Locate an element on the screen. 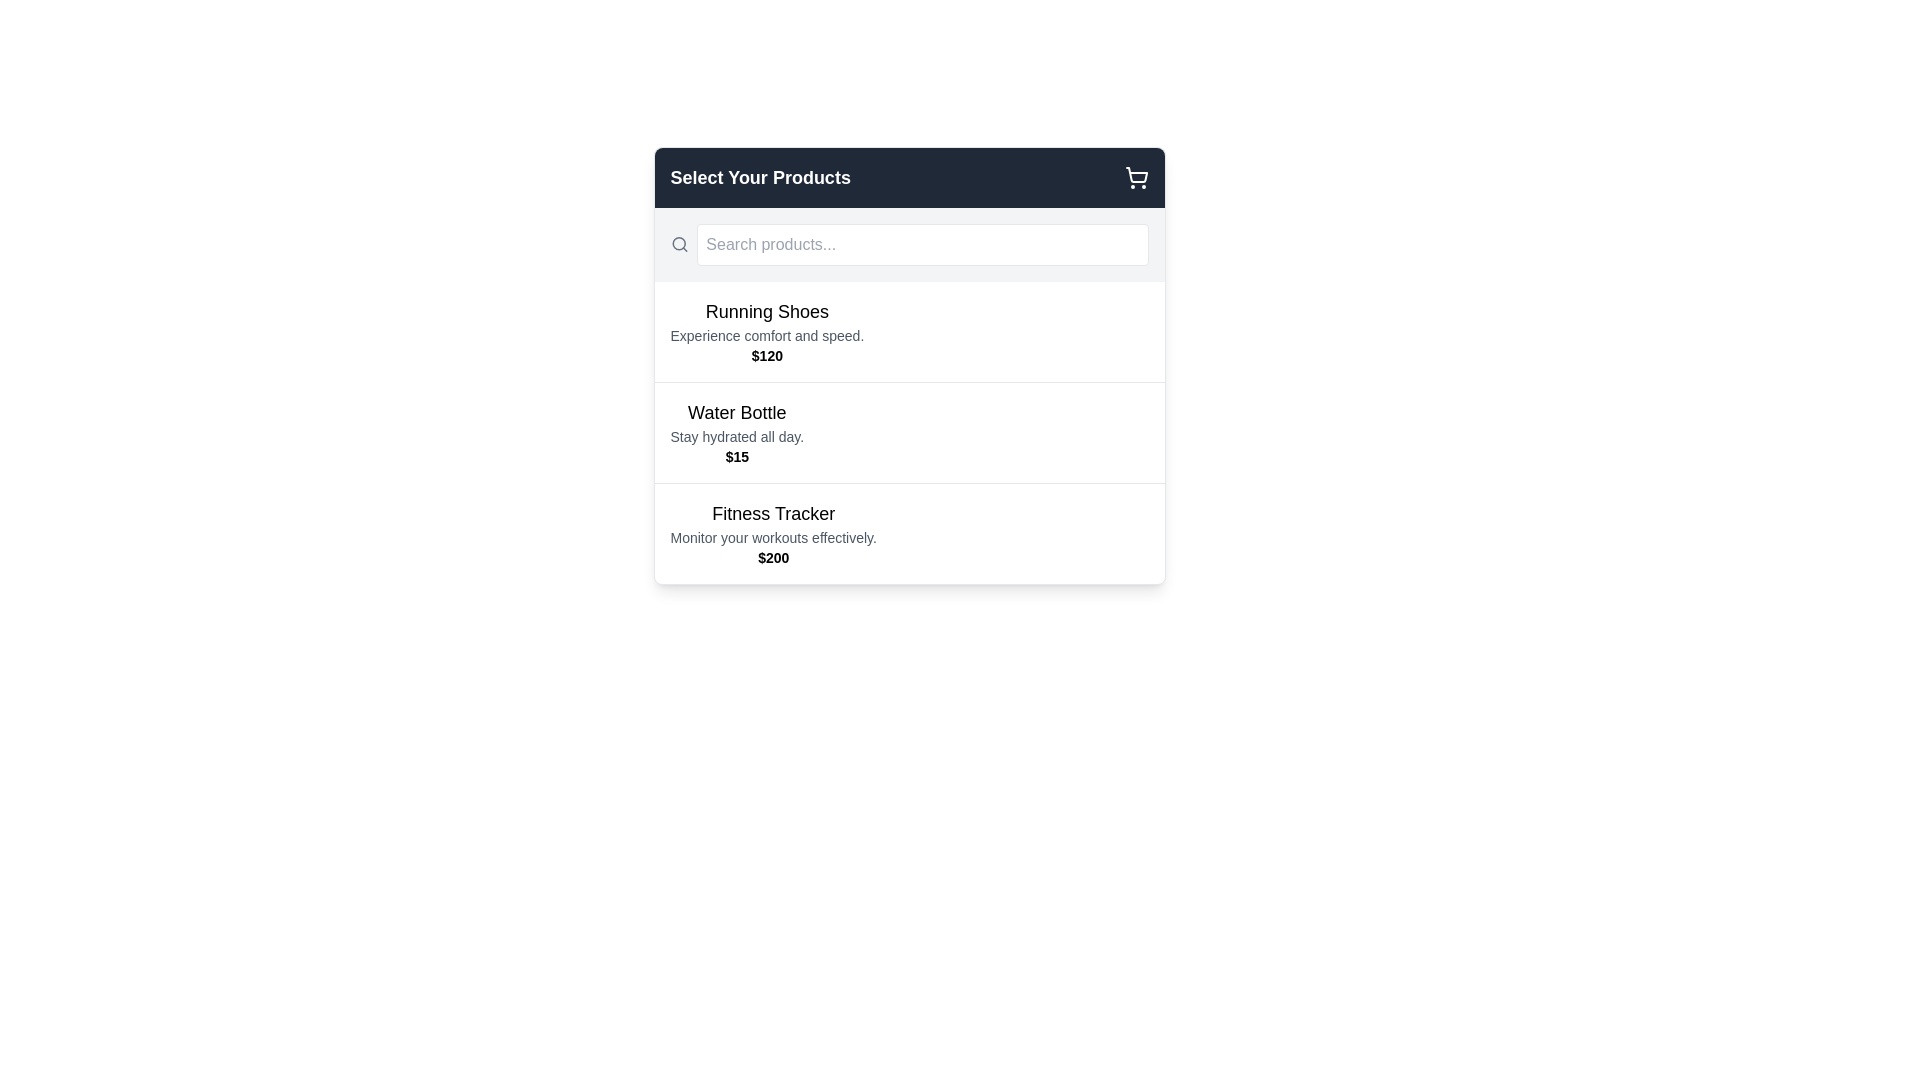 The image size is (1920, 1080). the text label displaying 'Water Bottle', which is bold and large, positioned above the description and price in the middle part of the interface is located at coordinates (736, 411).